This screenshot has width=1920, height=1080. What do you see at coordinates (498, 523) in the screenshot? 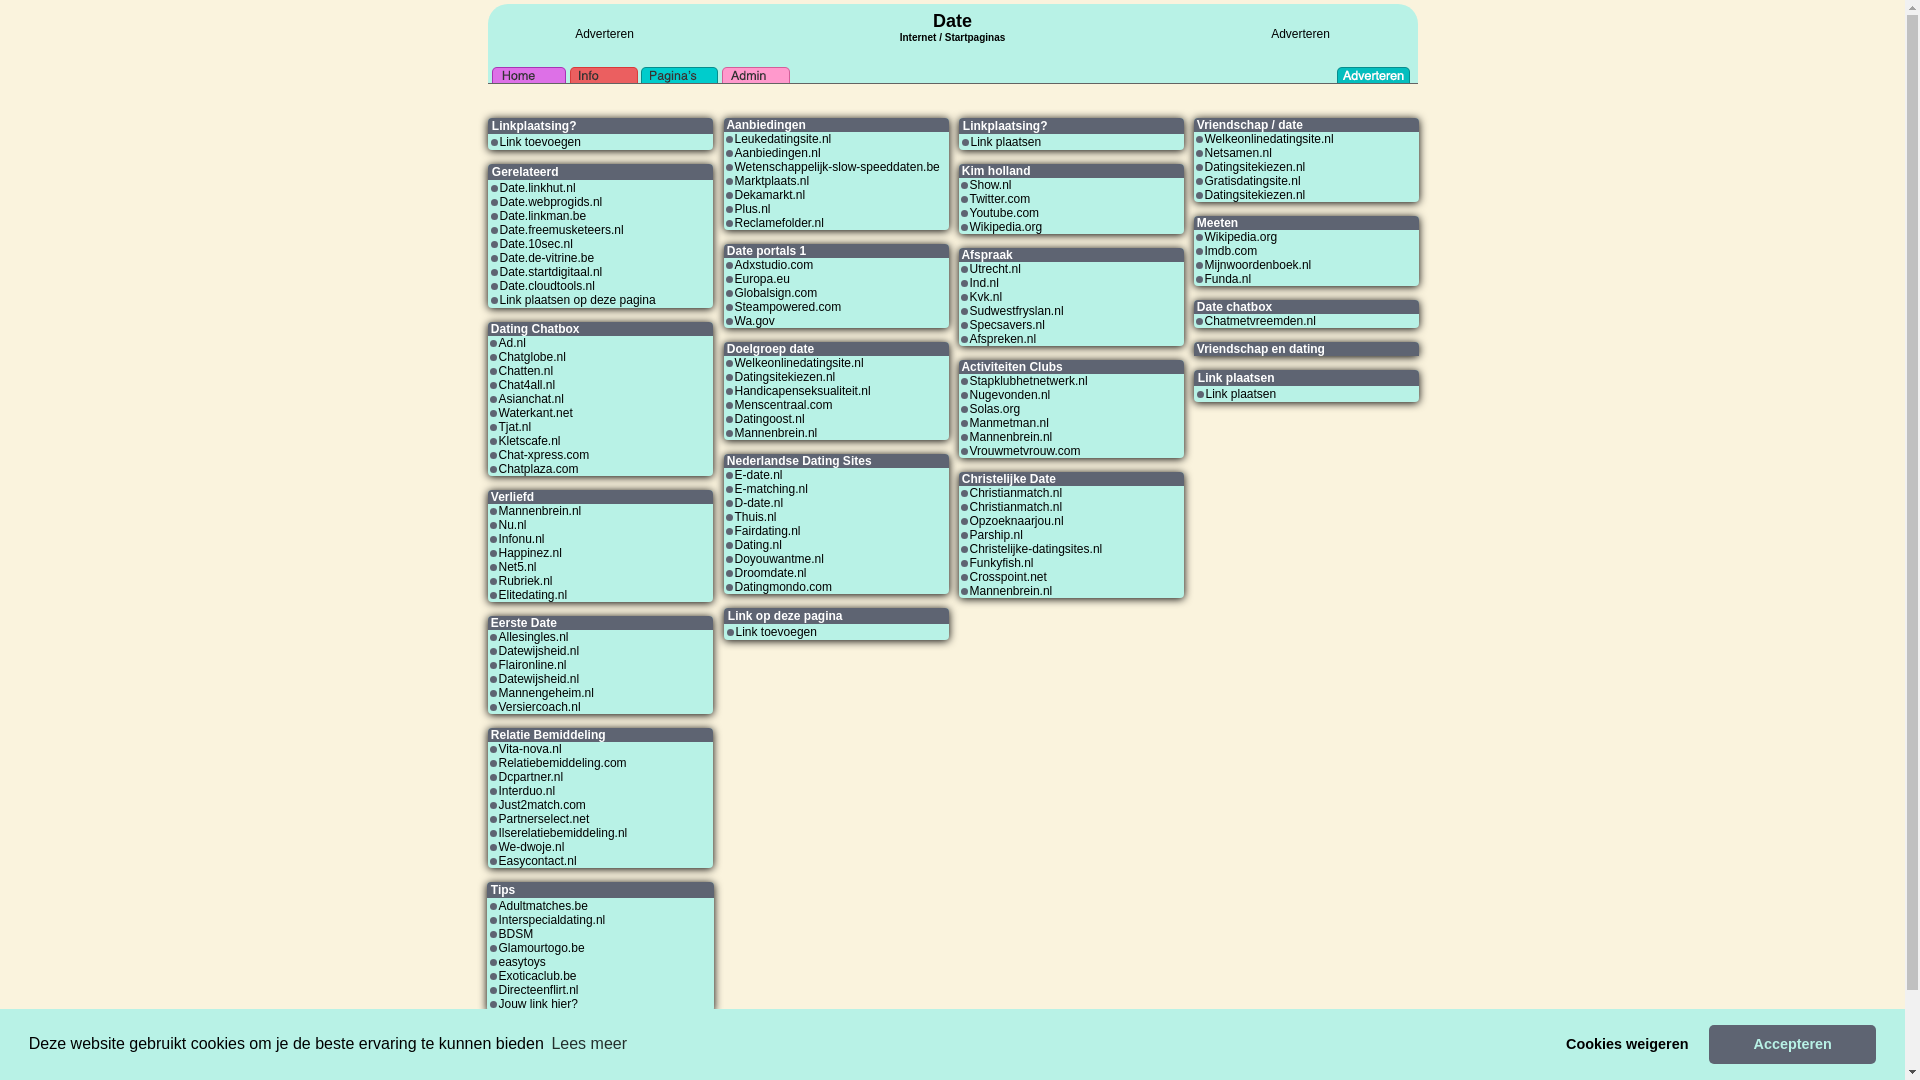
I see `'Nu.nl'` at bounding box center [498, 523].